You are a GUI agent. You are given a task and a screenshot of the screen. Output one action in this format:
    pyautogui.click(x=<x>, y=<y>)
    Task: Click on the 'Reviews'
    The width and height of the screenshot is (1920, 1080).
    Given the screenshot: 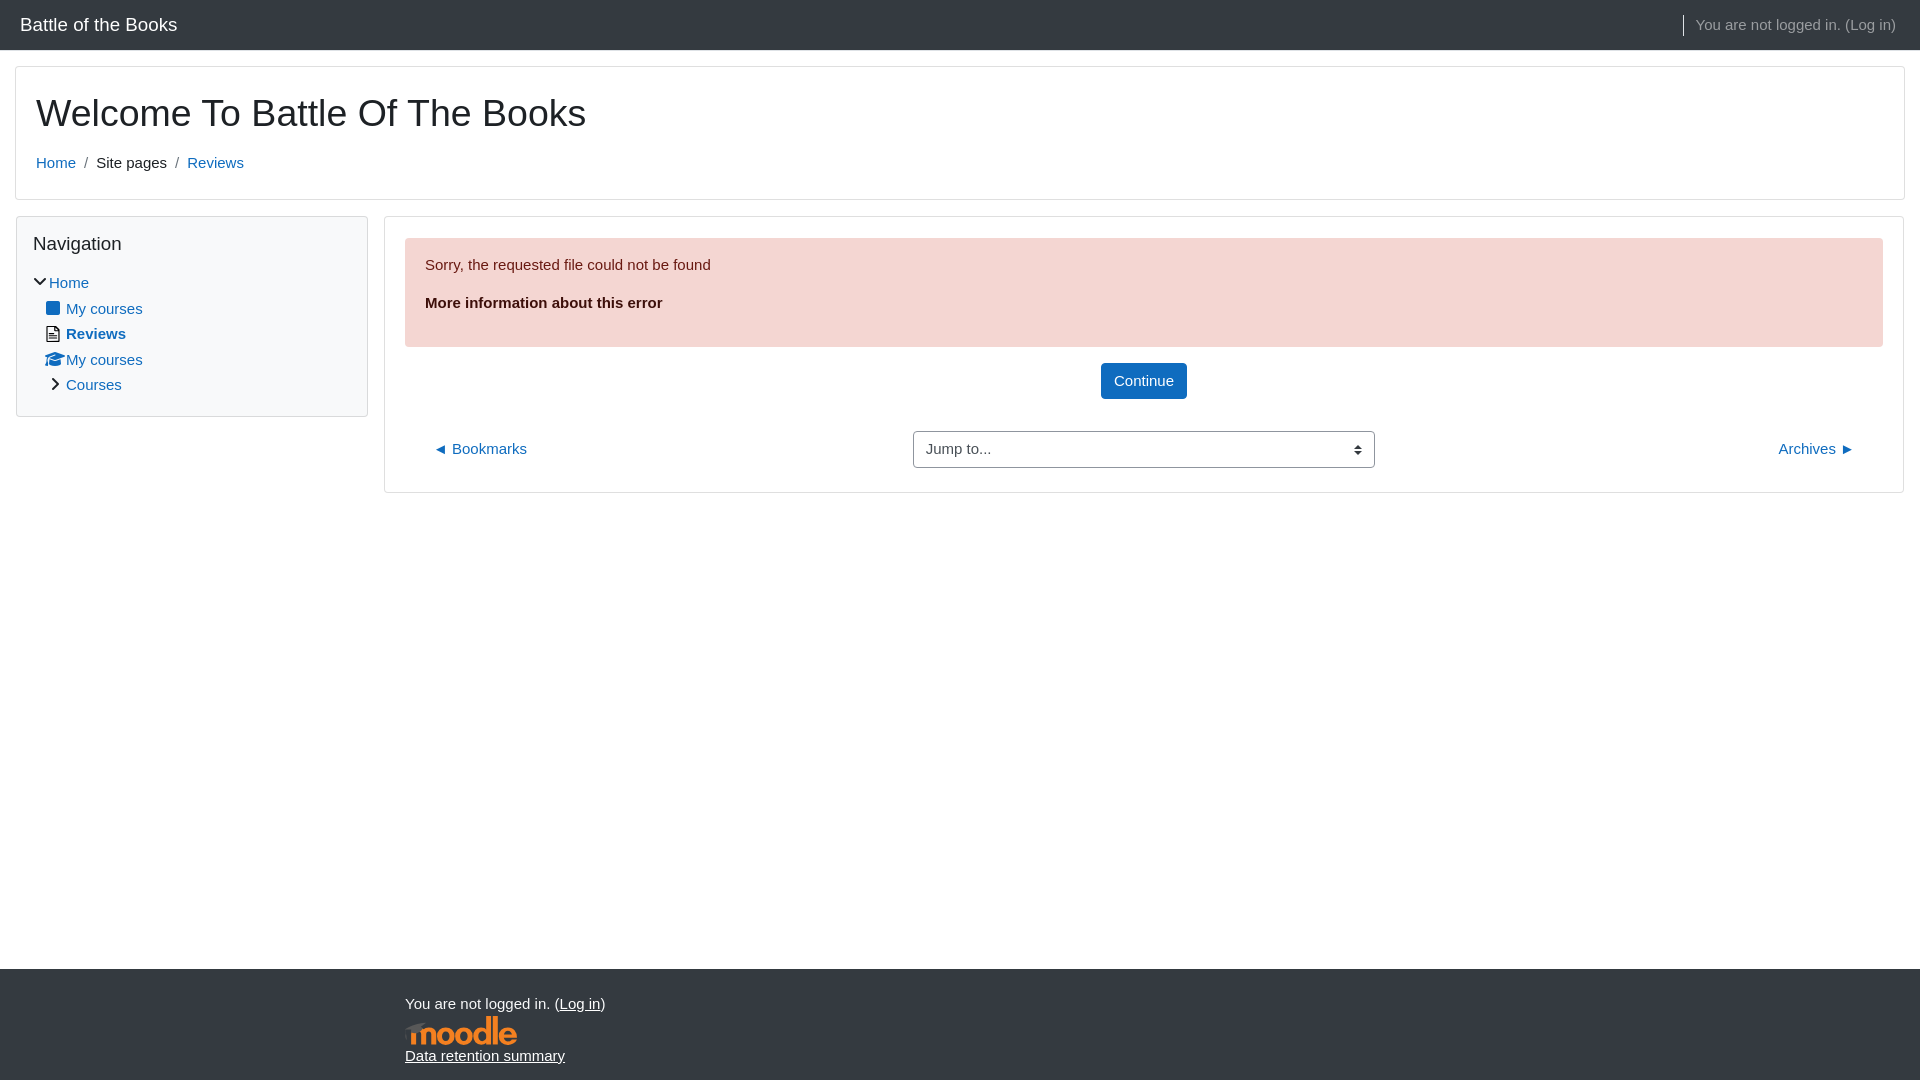 What is the action you would take?
    pyautogui.click(x=84, y=332)
    